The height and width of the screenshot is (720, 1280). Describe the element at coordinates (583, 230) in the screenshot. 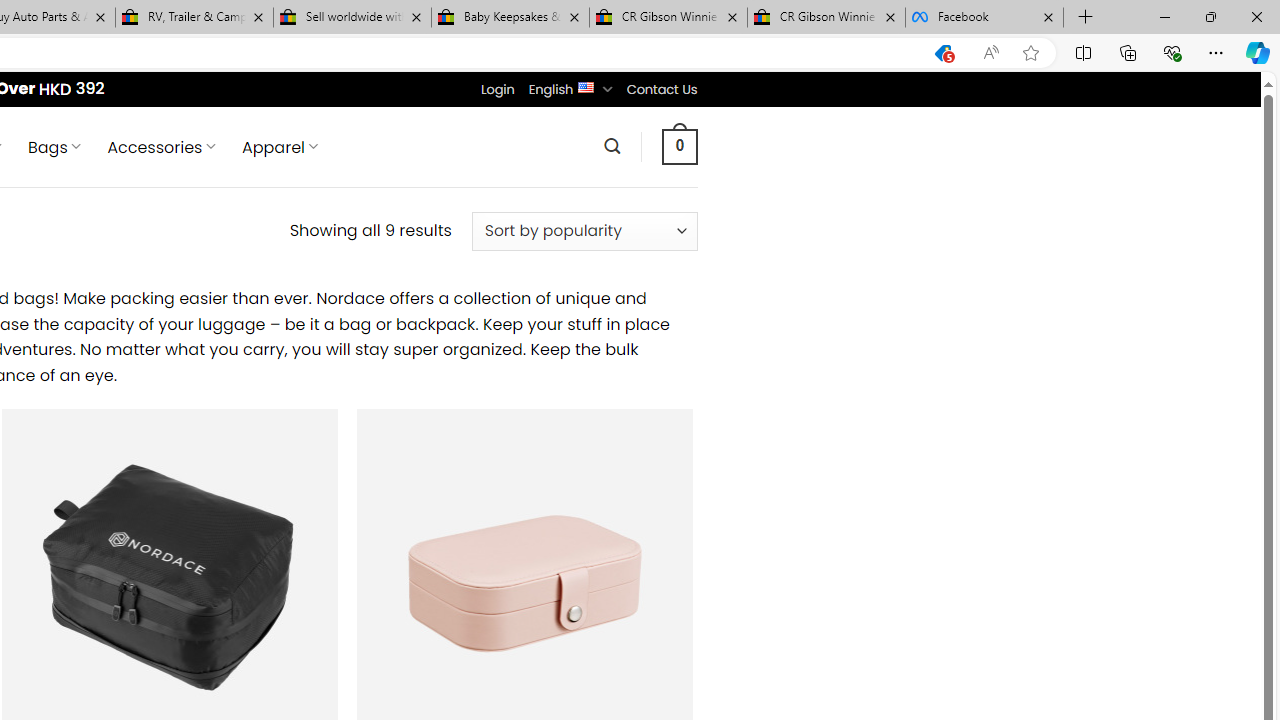

I see `'Shop order'` at that location.